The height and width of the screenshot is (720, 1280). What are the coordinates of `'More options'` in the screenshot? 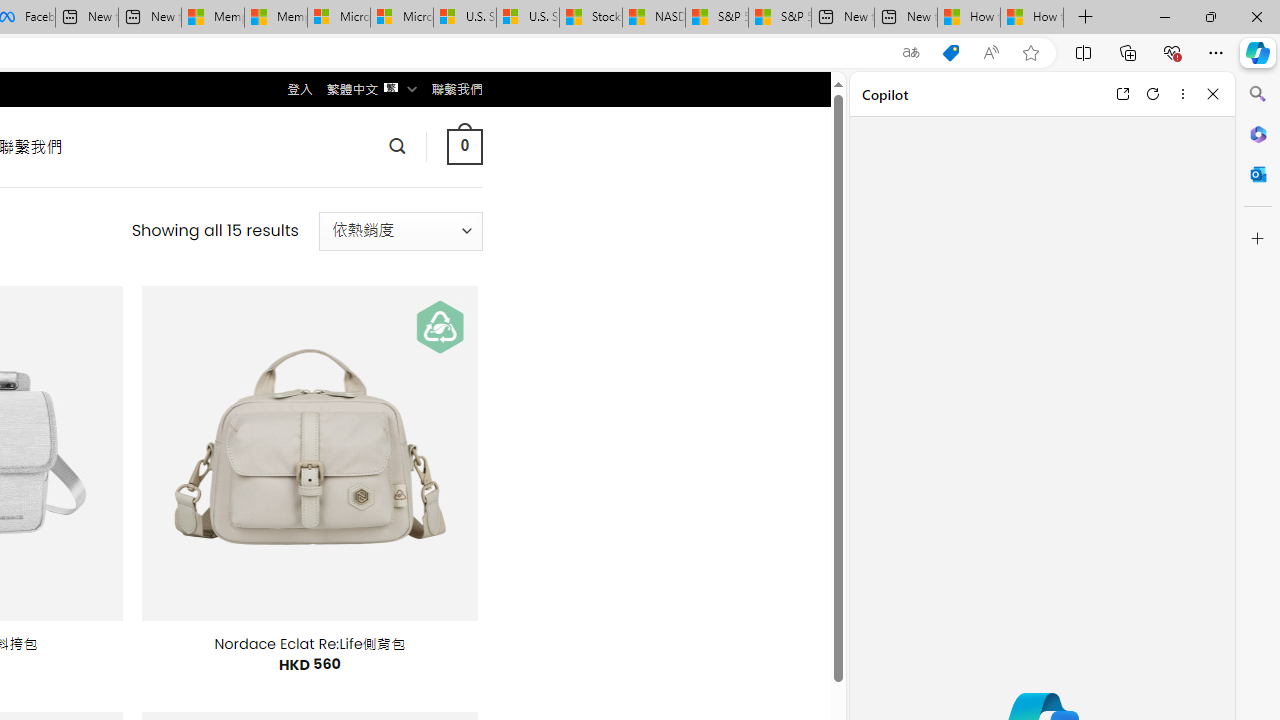 It's located at (1182, 93).